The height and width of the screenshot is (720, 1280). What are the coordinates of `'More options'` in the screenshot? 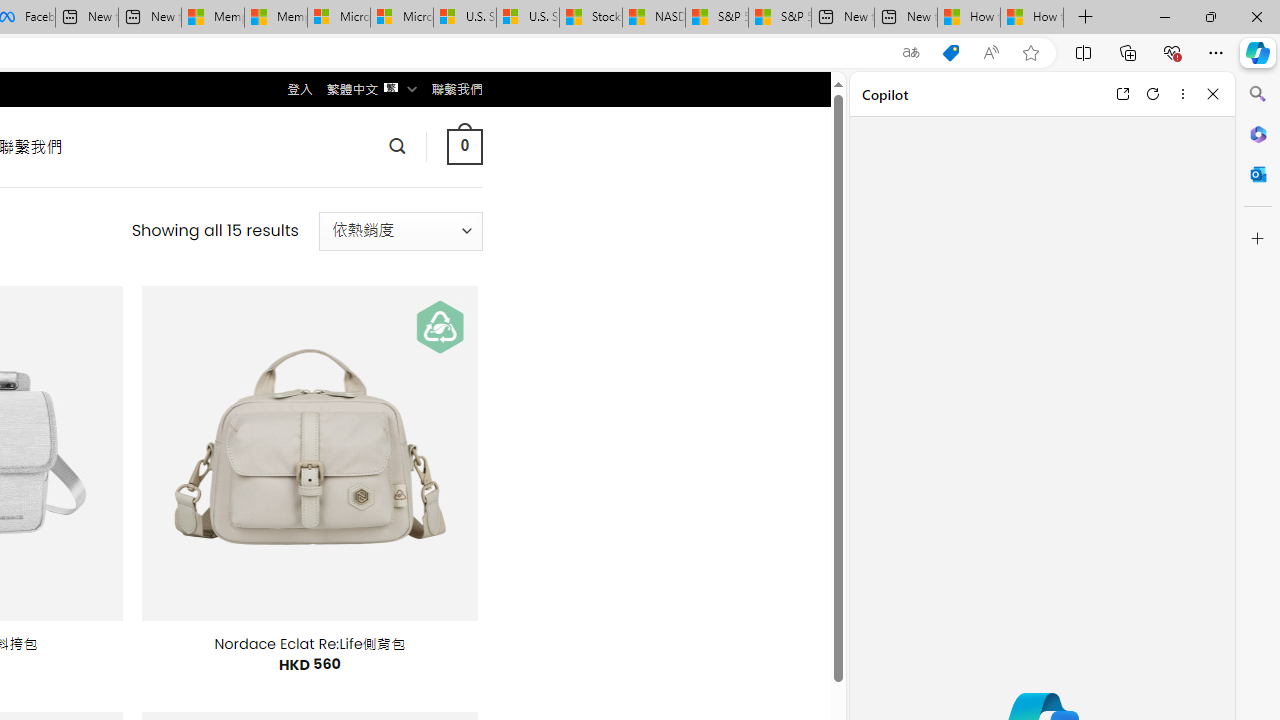 It's located at (1182, 93).